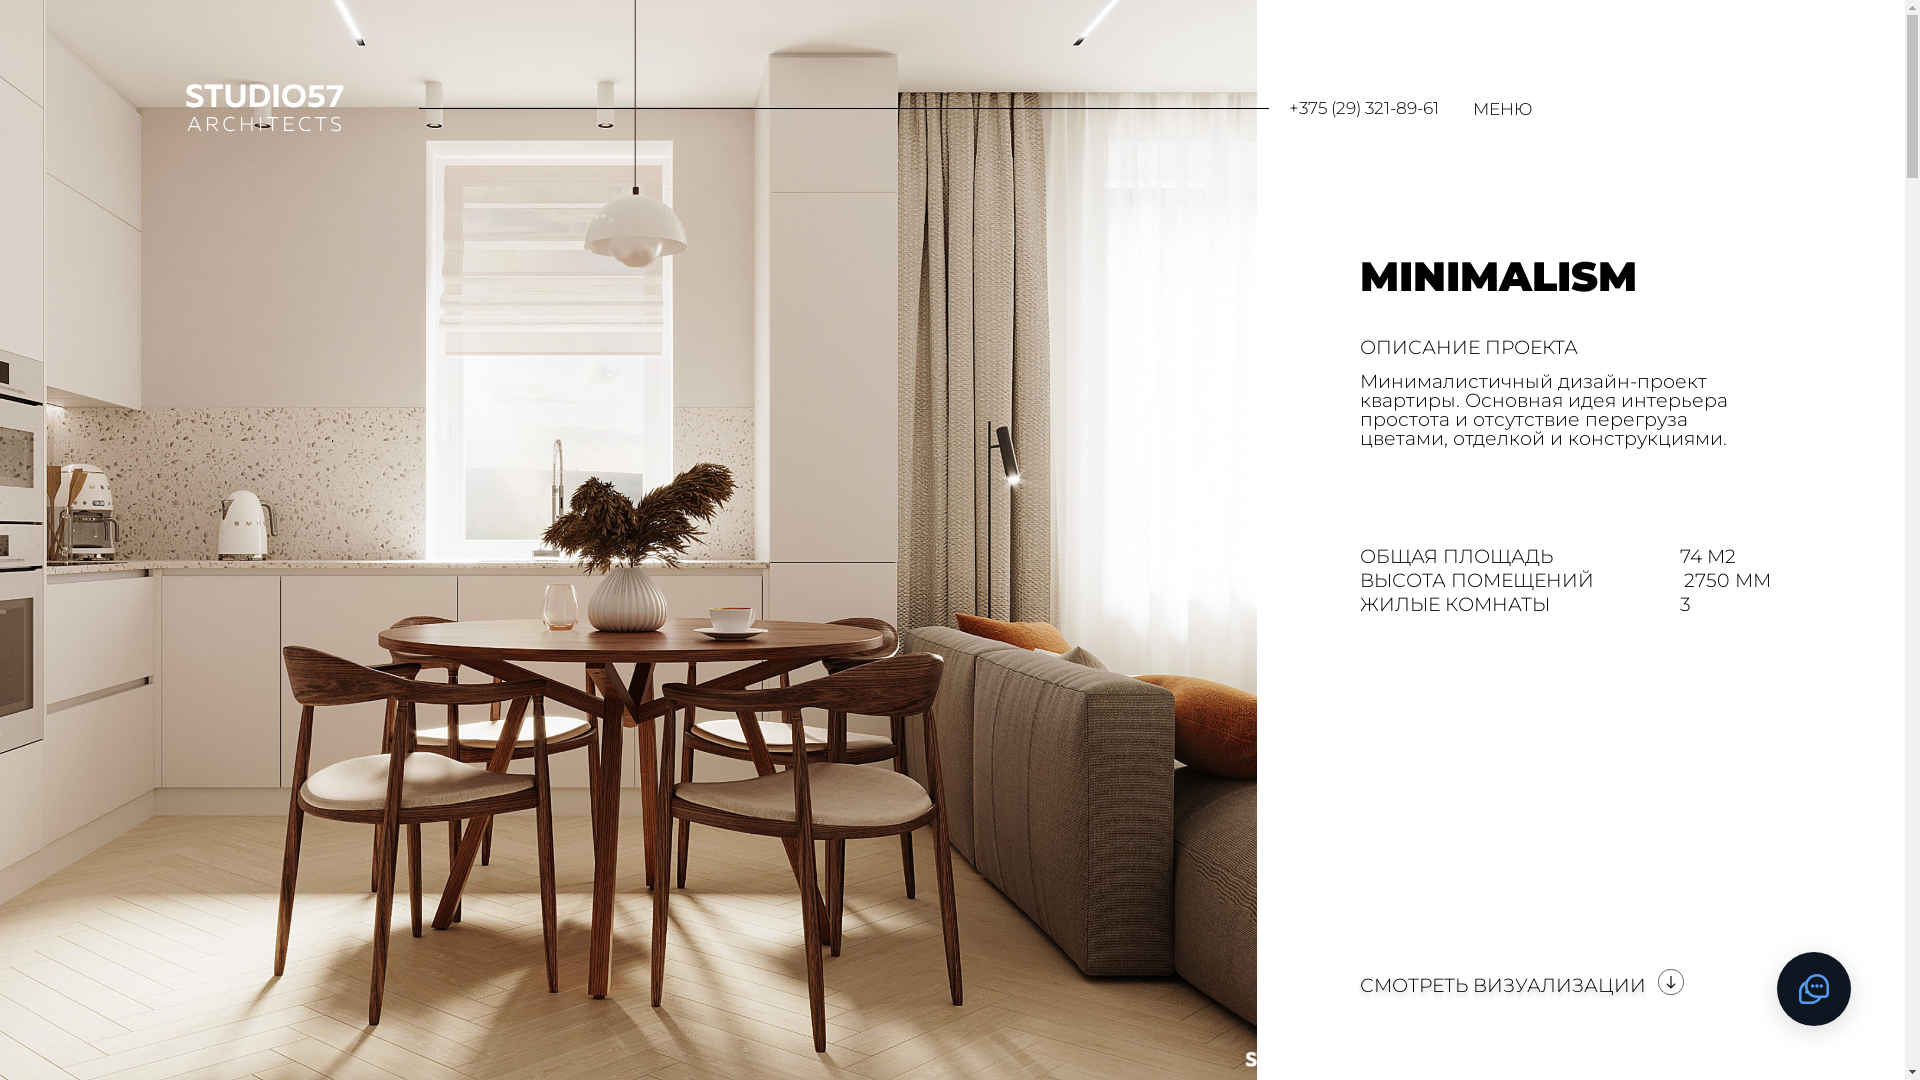 The width and height of the screenshot is (1920, 1080). What do you see at coordinates (1362, 108) in the screenshot?
I see `'+375 (29) 321-89-61'` at bounding box center [1362, 108].